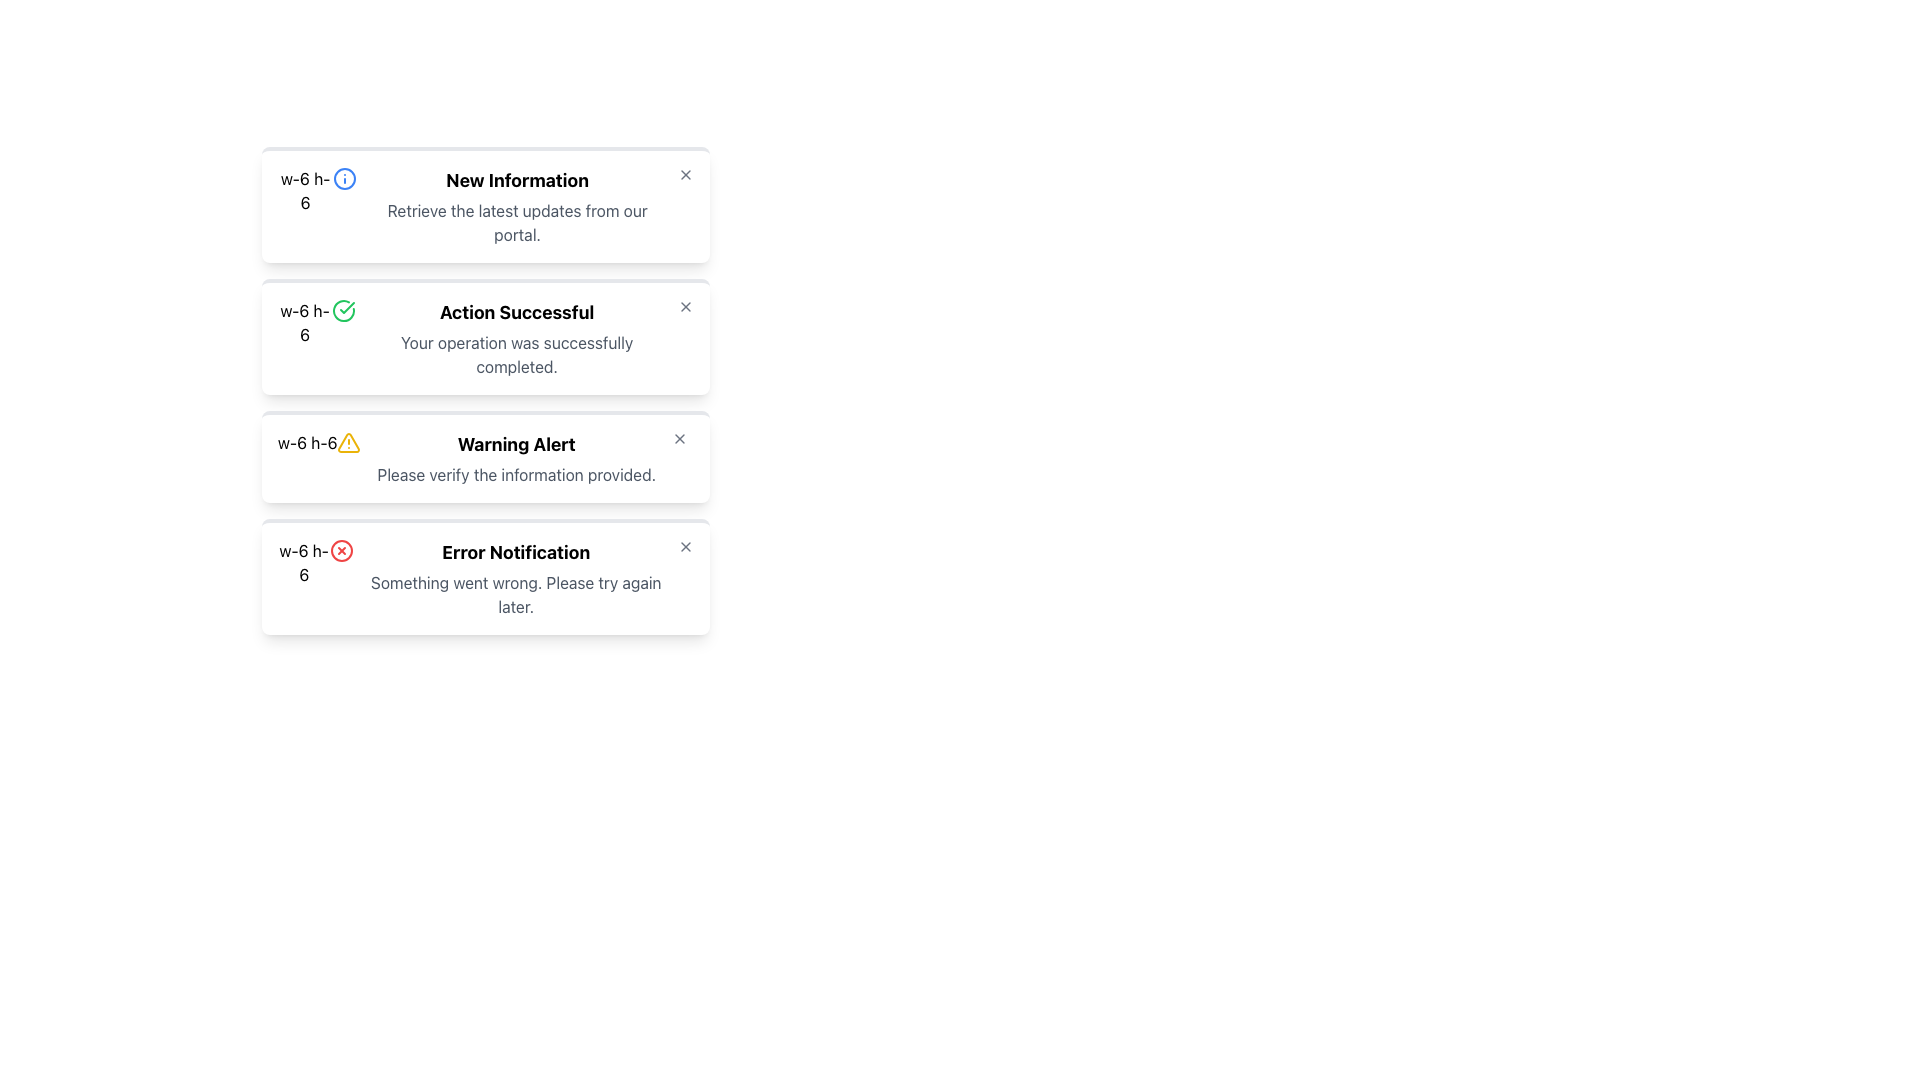  What do you see at coordinates (485, 456) in the screenshot?
I see `warning notification indicating the need to verify provided information, which is the third item in the list of notifications` at bounding box center [485, 456].